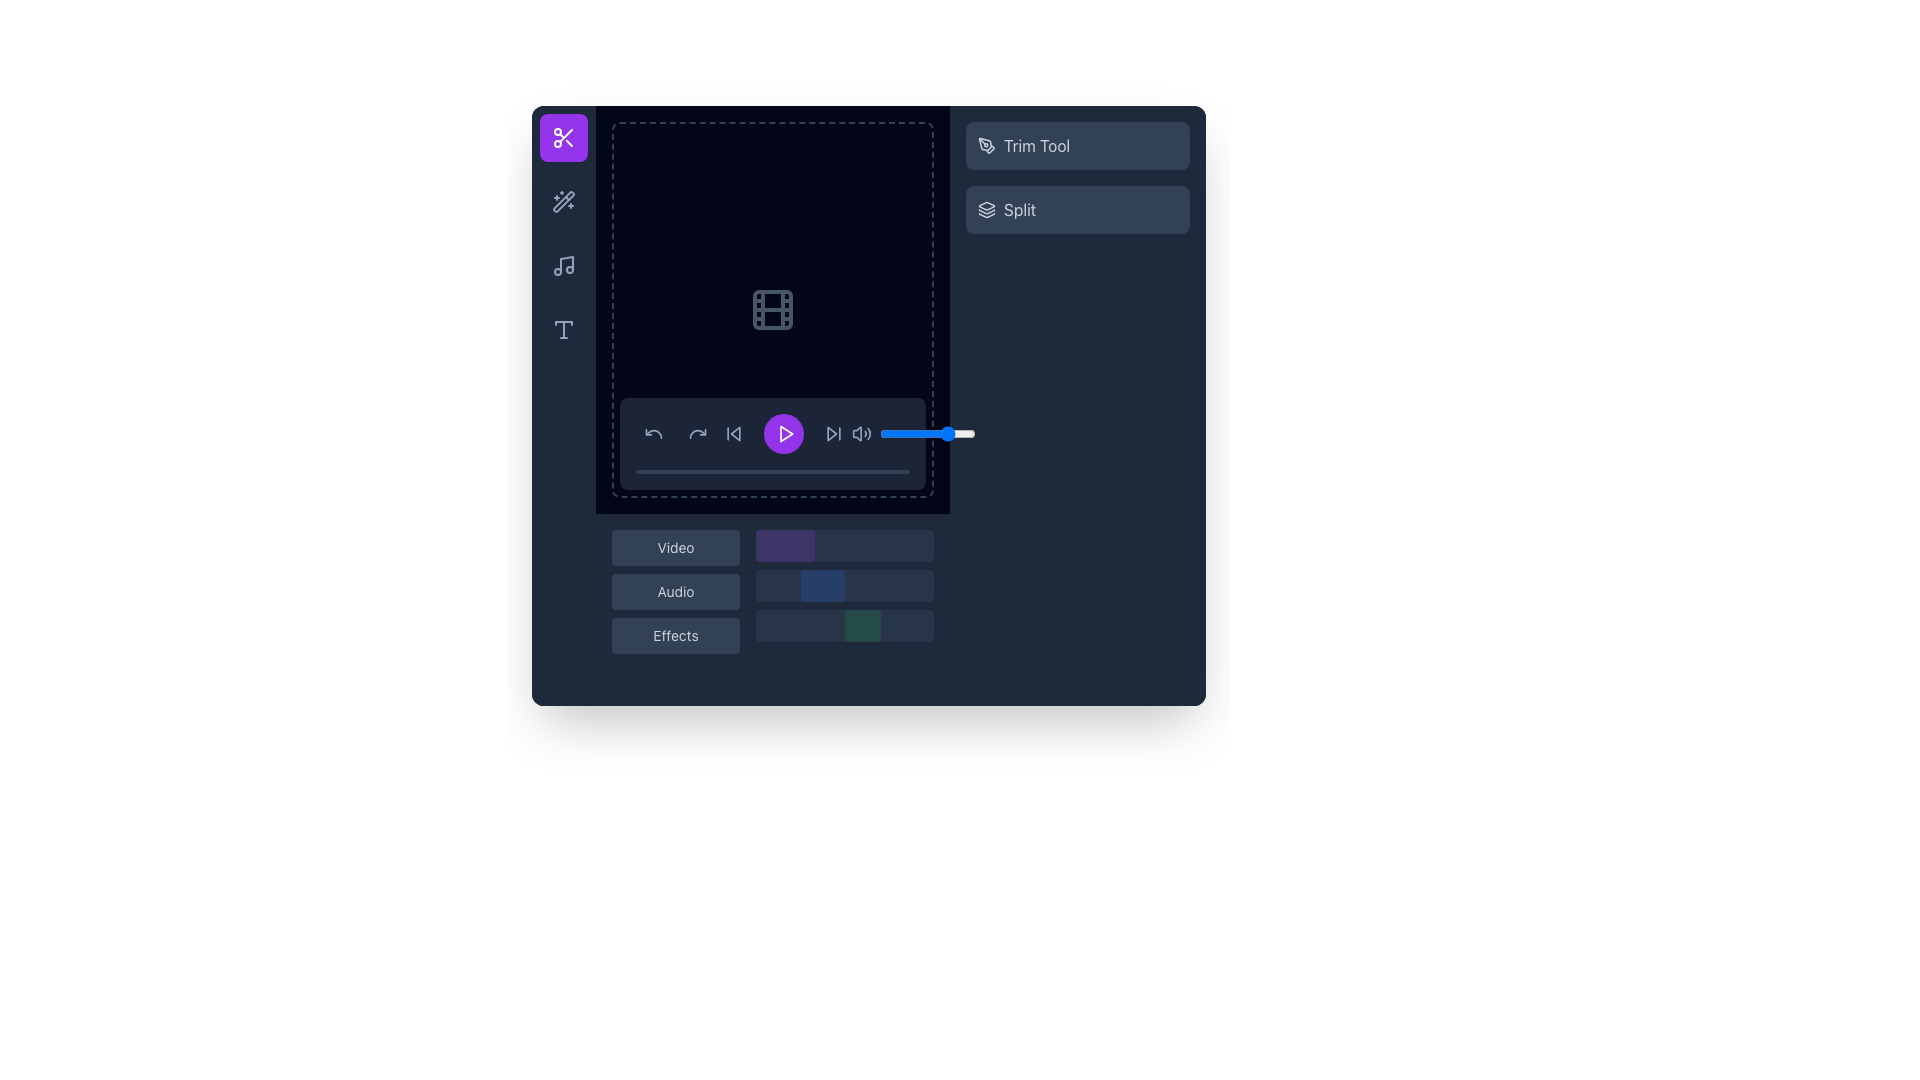  I want to click on the topmost square button with a purple background and a white scissors icon on the left vertical toolbar, so click(563, 137).